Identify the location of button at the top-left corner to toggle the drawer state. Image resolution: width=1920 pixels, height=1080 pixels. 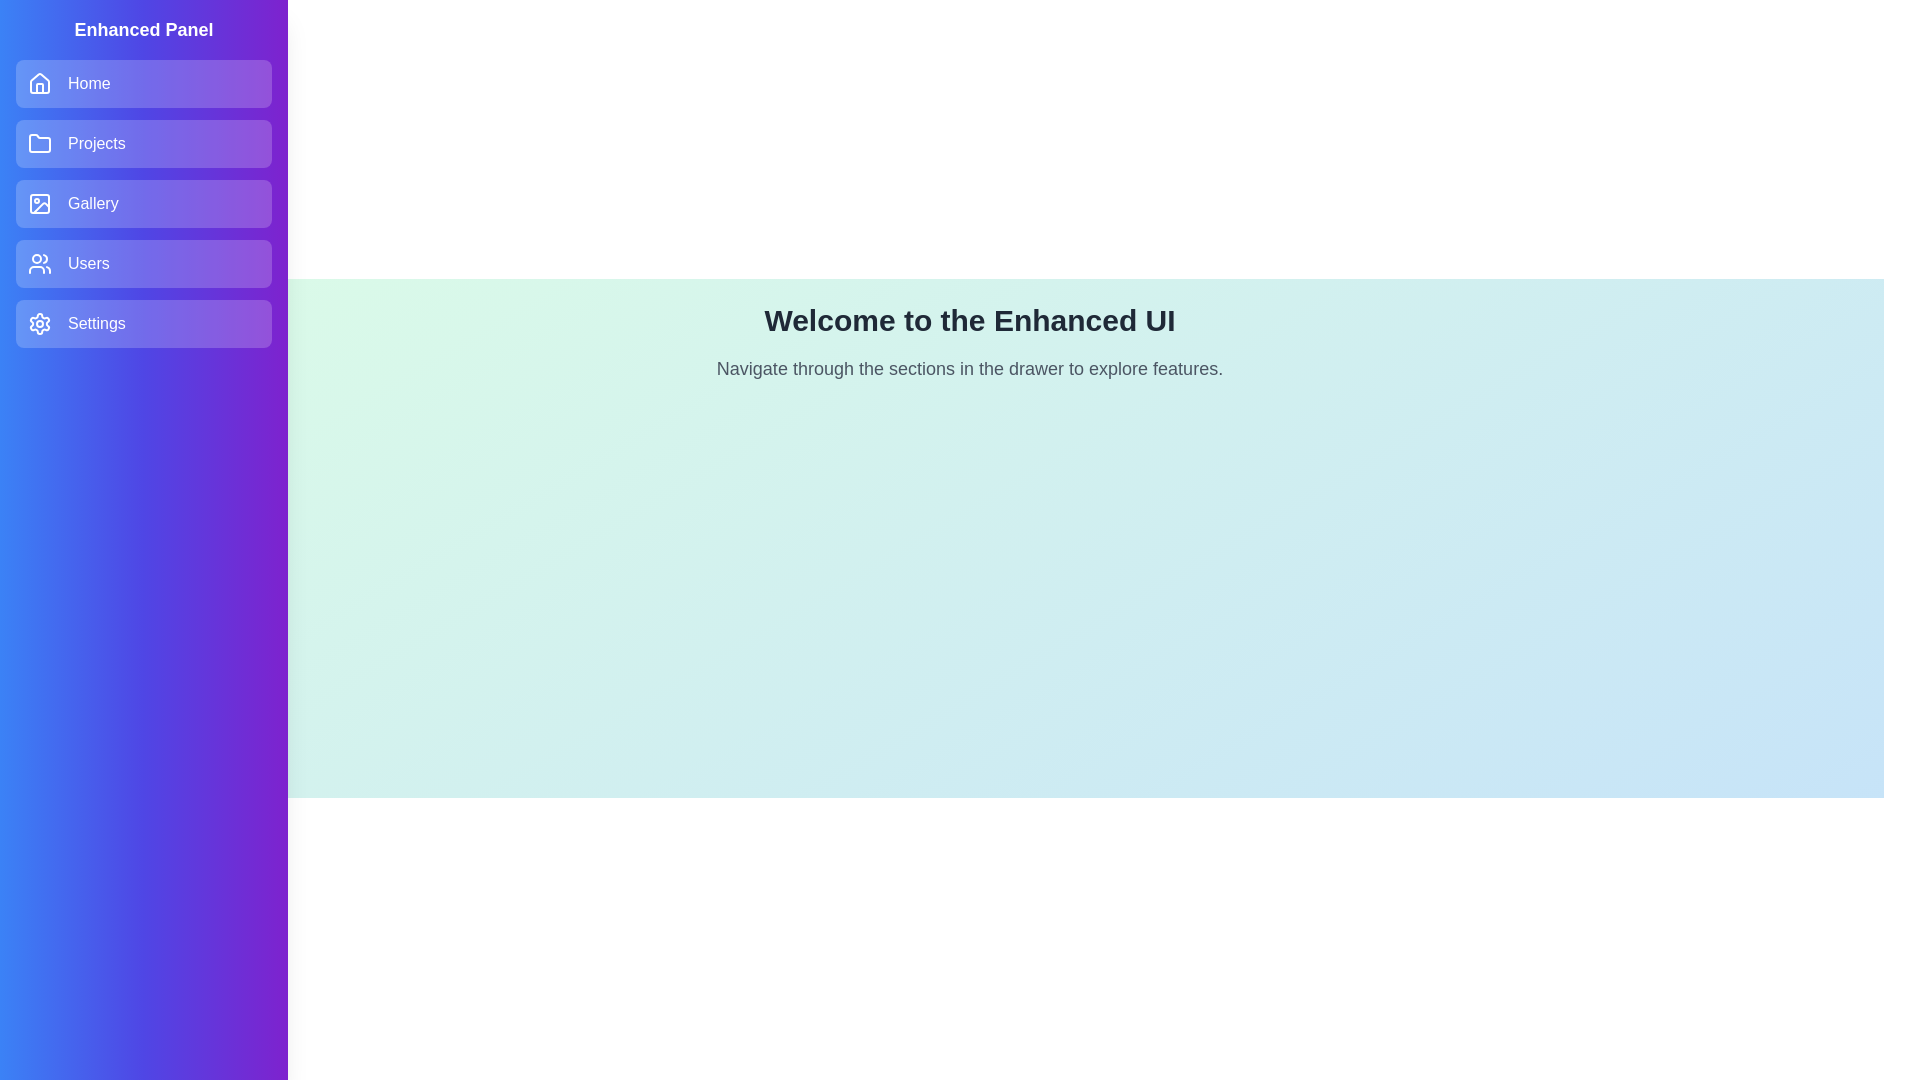
(72, 294).